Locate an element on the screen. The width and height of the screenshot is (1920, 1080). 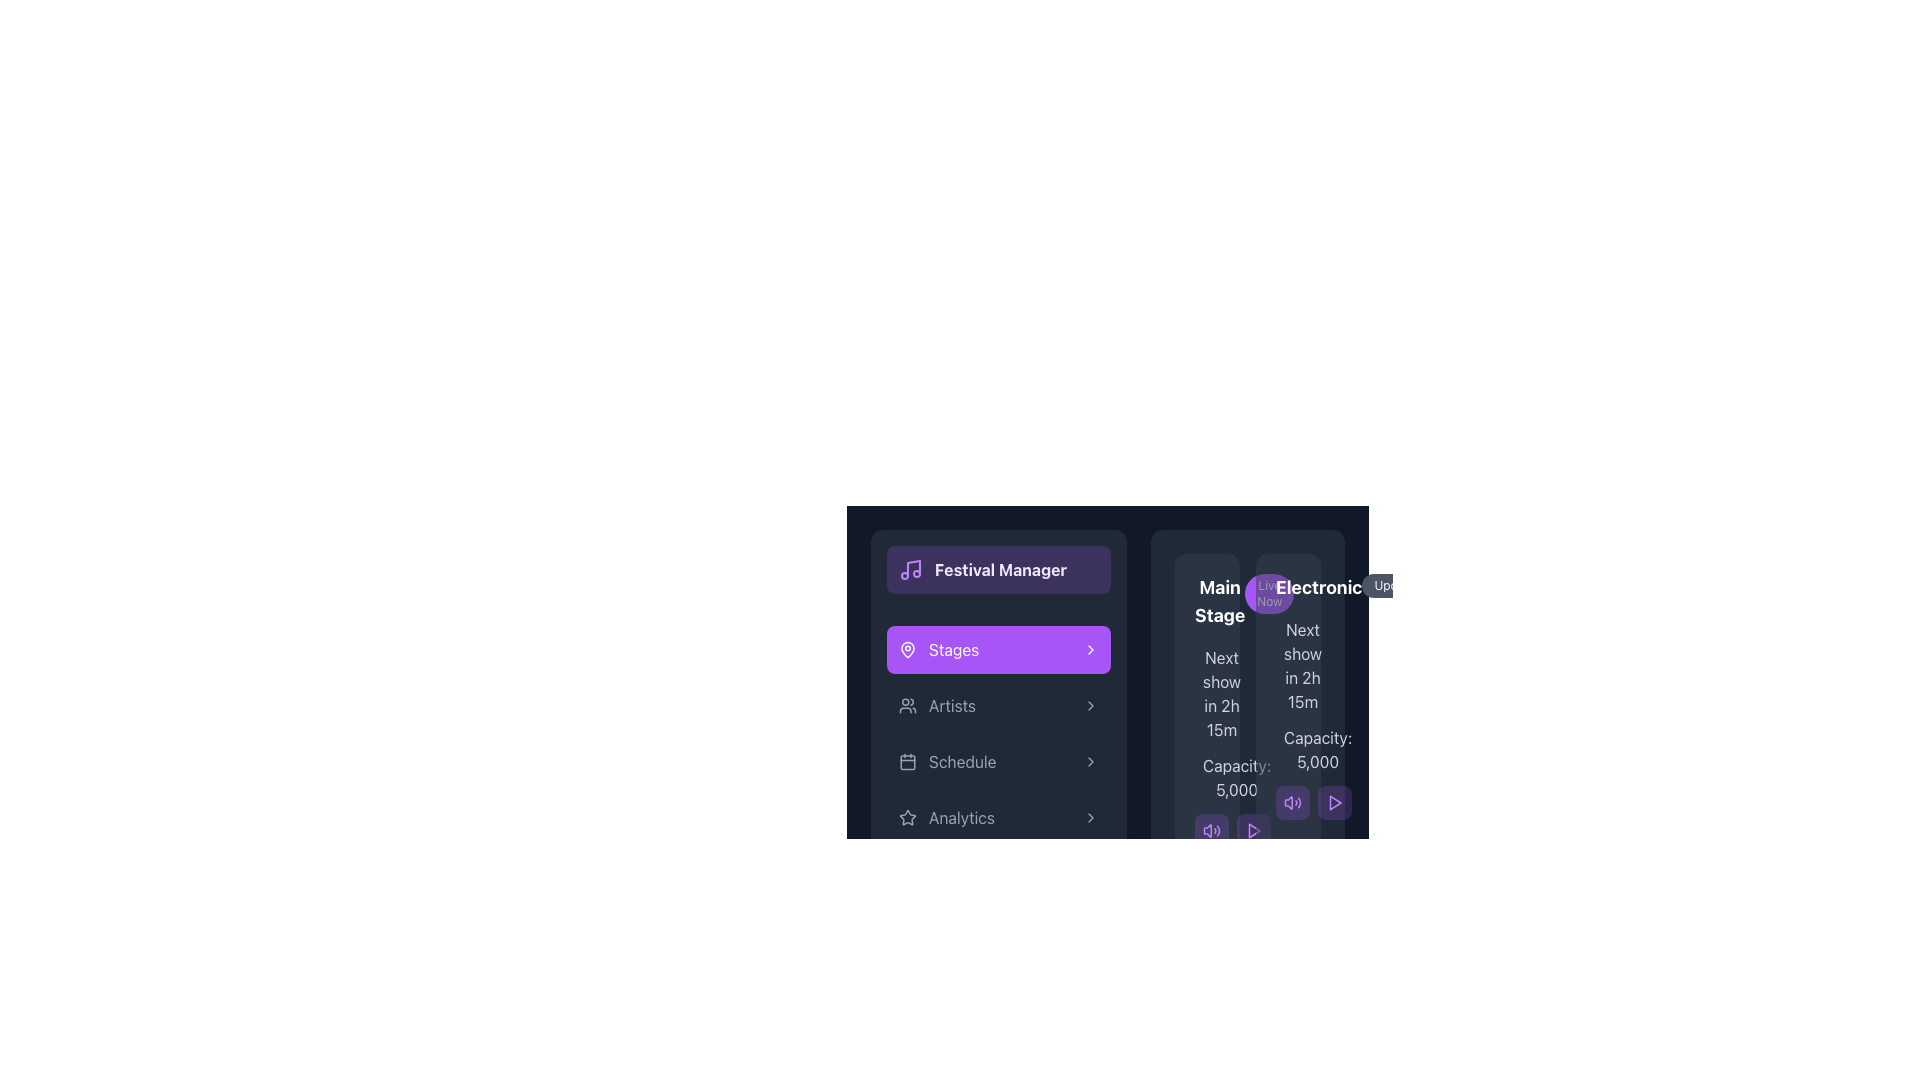
the purple button with a white volume icon, located as the left-most button in the interactive controls below the 'Main Stage' section is located at coordinates (1210, 830).